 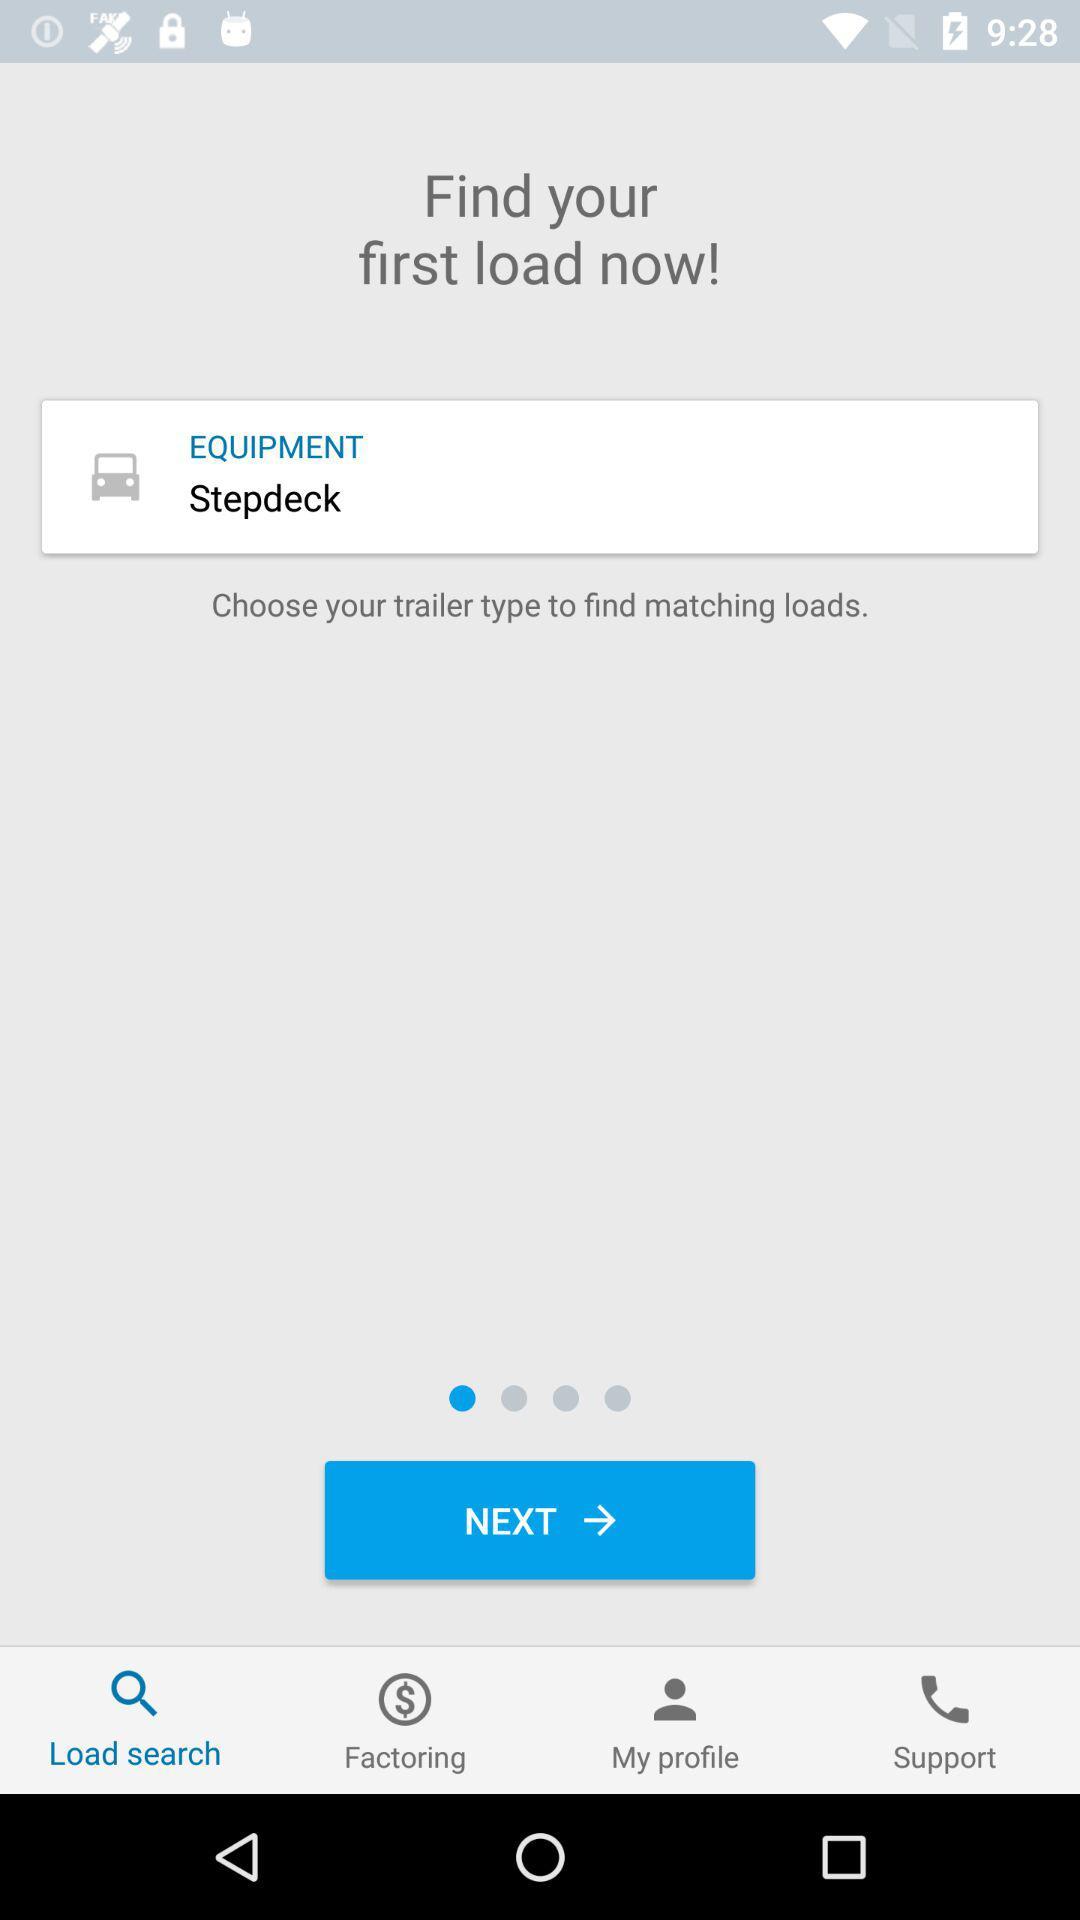 What do you see at coordinates (945, 1719) in the screenshot?
I see `support icon` at bounding box center [945, 1719].